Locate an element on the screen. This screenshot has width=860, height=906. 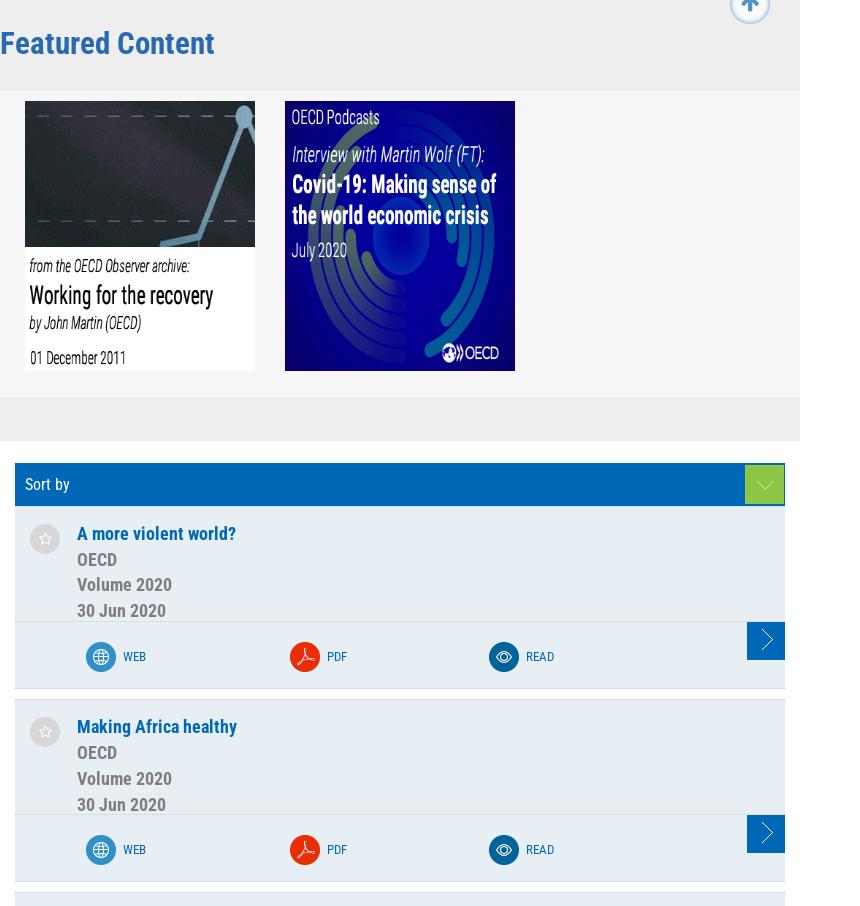
'Volume 2014' is located at coordinates (269, 71).